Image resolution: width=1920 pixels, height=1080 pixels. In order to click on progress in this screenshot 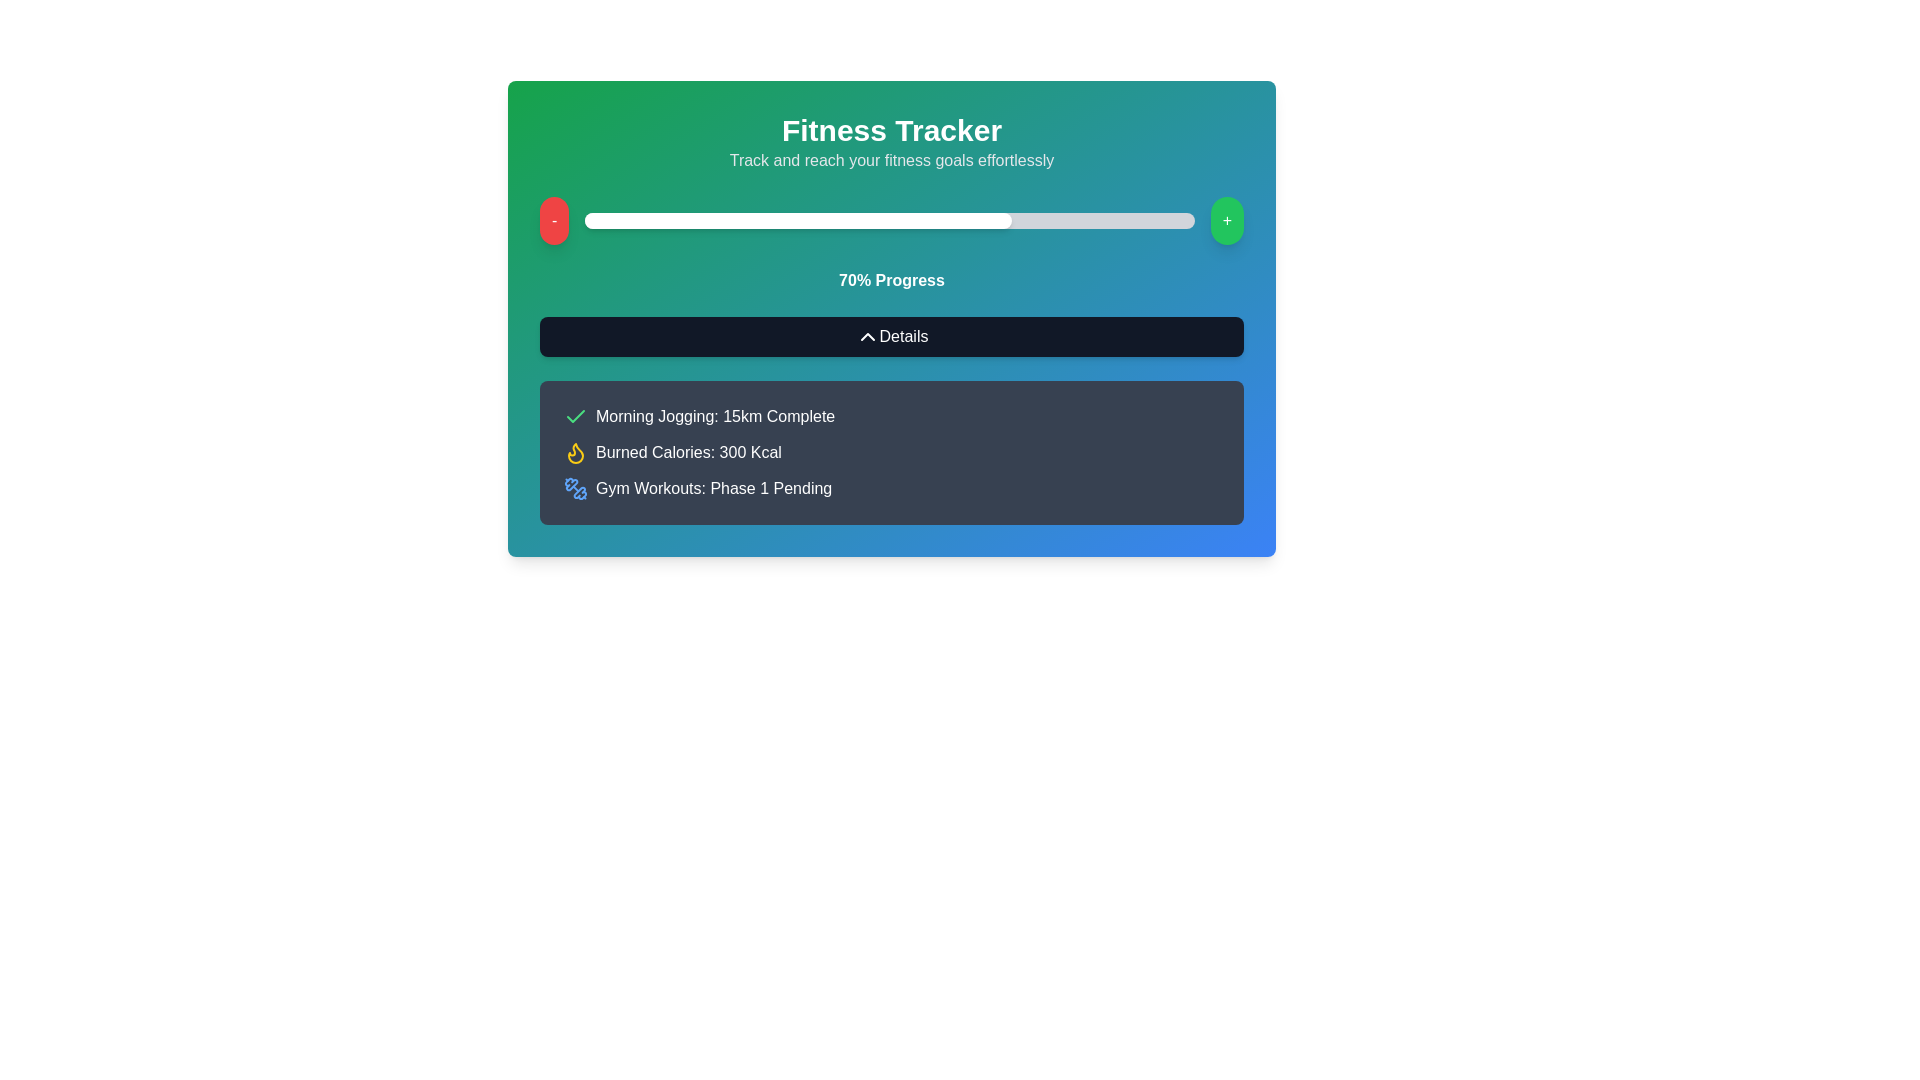, I will do `click(1102, 220)`.